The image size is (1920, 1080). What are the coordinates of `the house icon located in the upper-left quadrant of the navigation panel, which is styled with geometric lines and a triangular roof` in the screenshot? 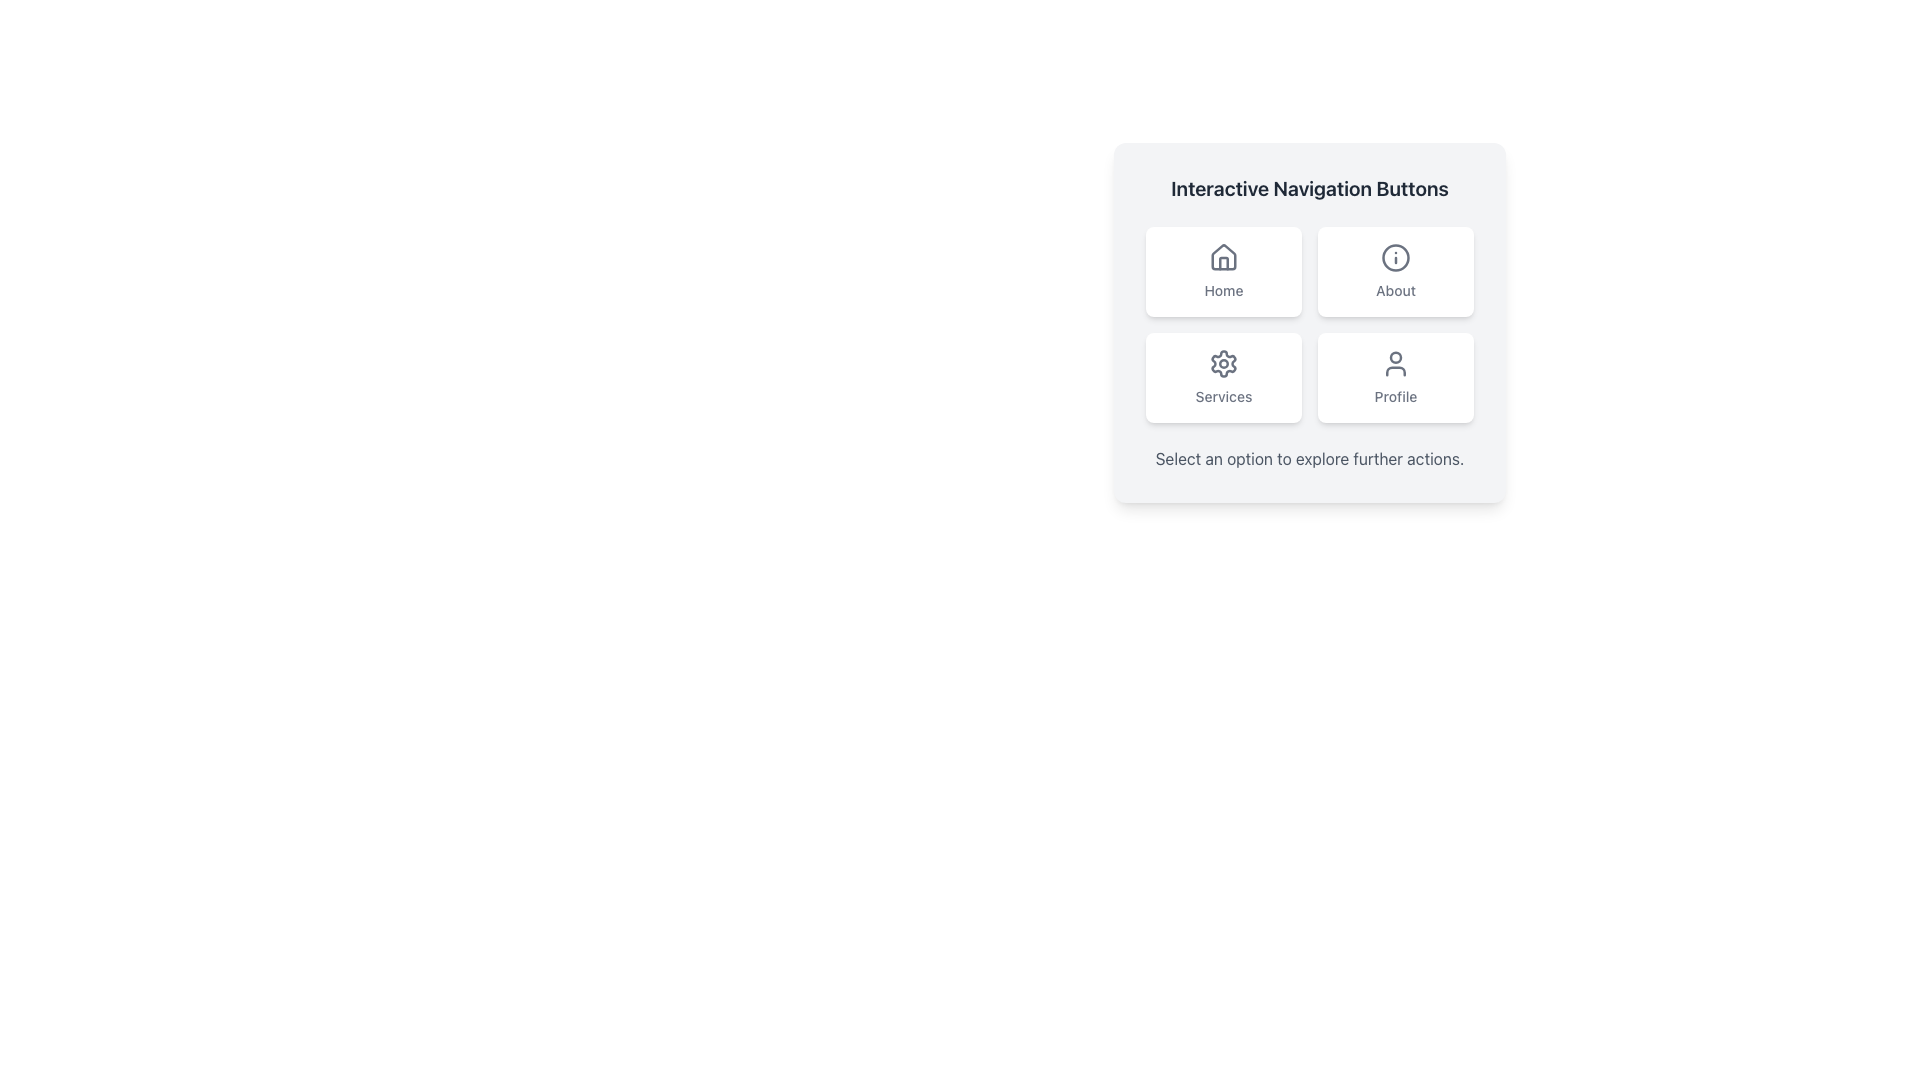 It's located at (1223, 256).